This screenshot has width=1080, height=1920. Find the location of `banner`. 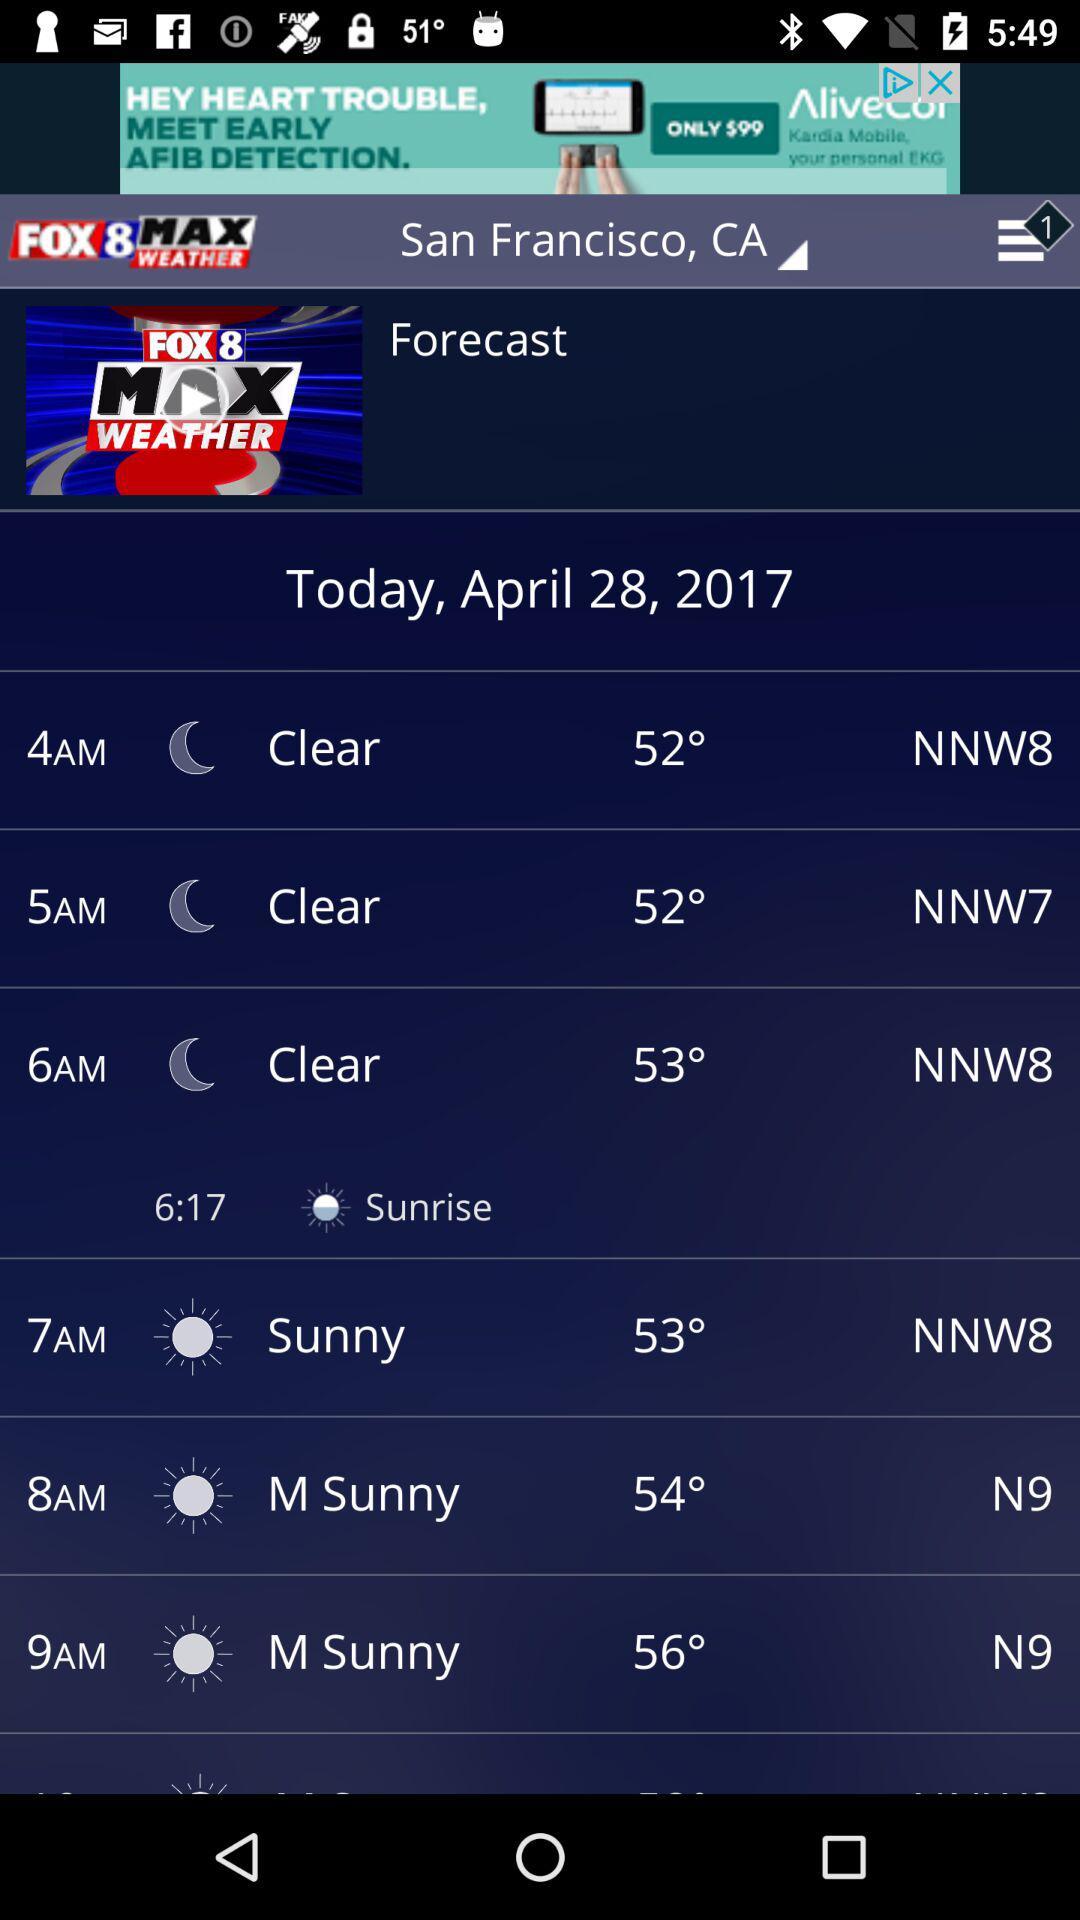

banner is located at coordinates (540, 127).